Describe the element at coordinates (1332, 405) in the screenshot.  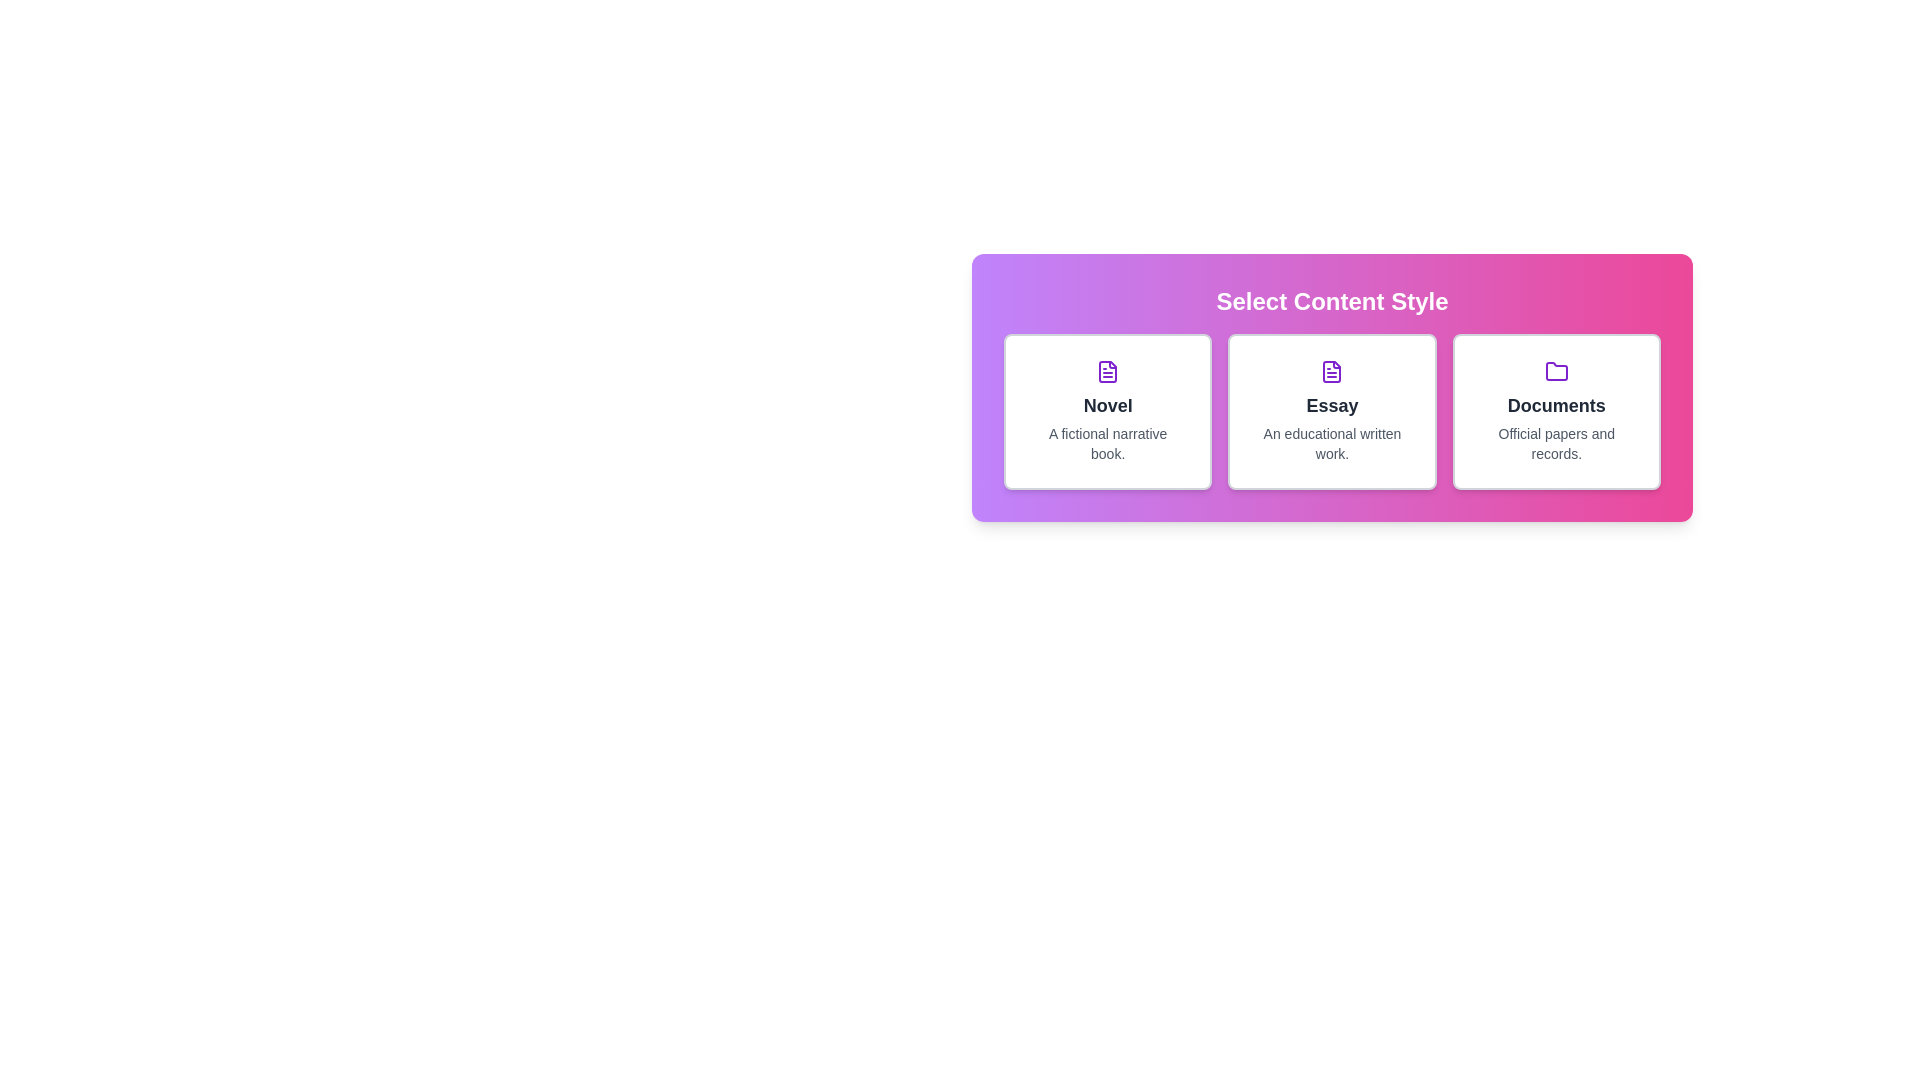
I see `text label displaying 'Essay' in bold style, centrally positioned within the second card of options` at that location.